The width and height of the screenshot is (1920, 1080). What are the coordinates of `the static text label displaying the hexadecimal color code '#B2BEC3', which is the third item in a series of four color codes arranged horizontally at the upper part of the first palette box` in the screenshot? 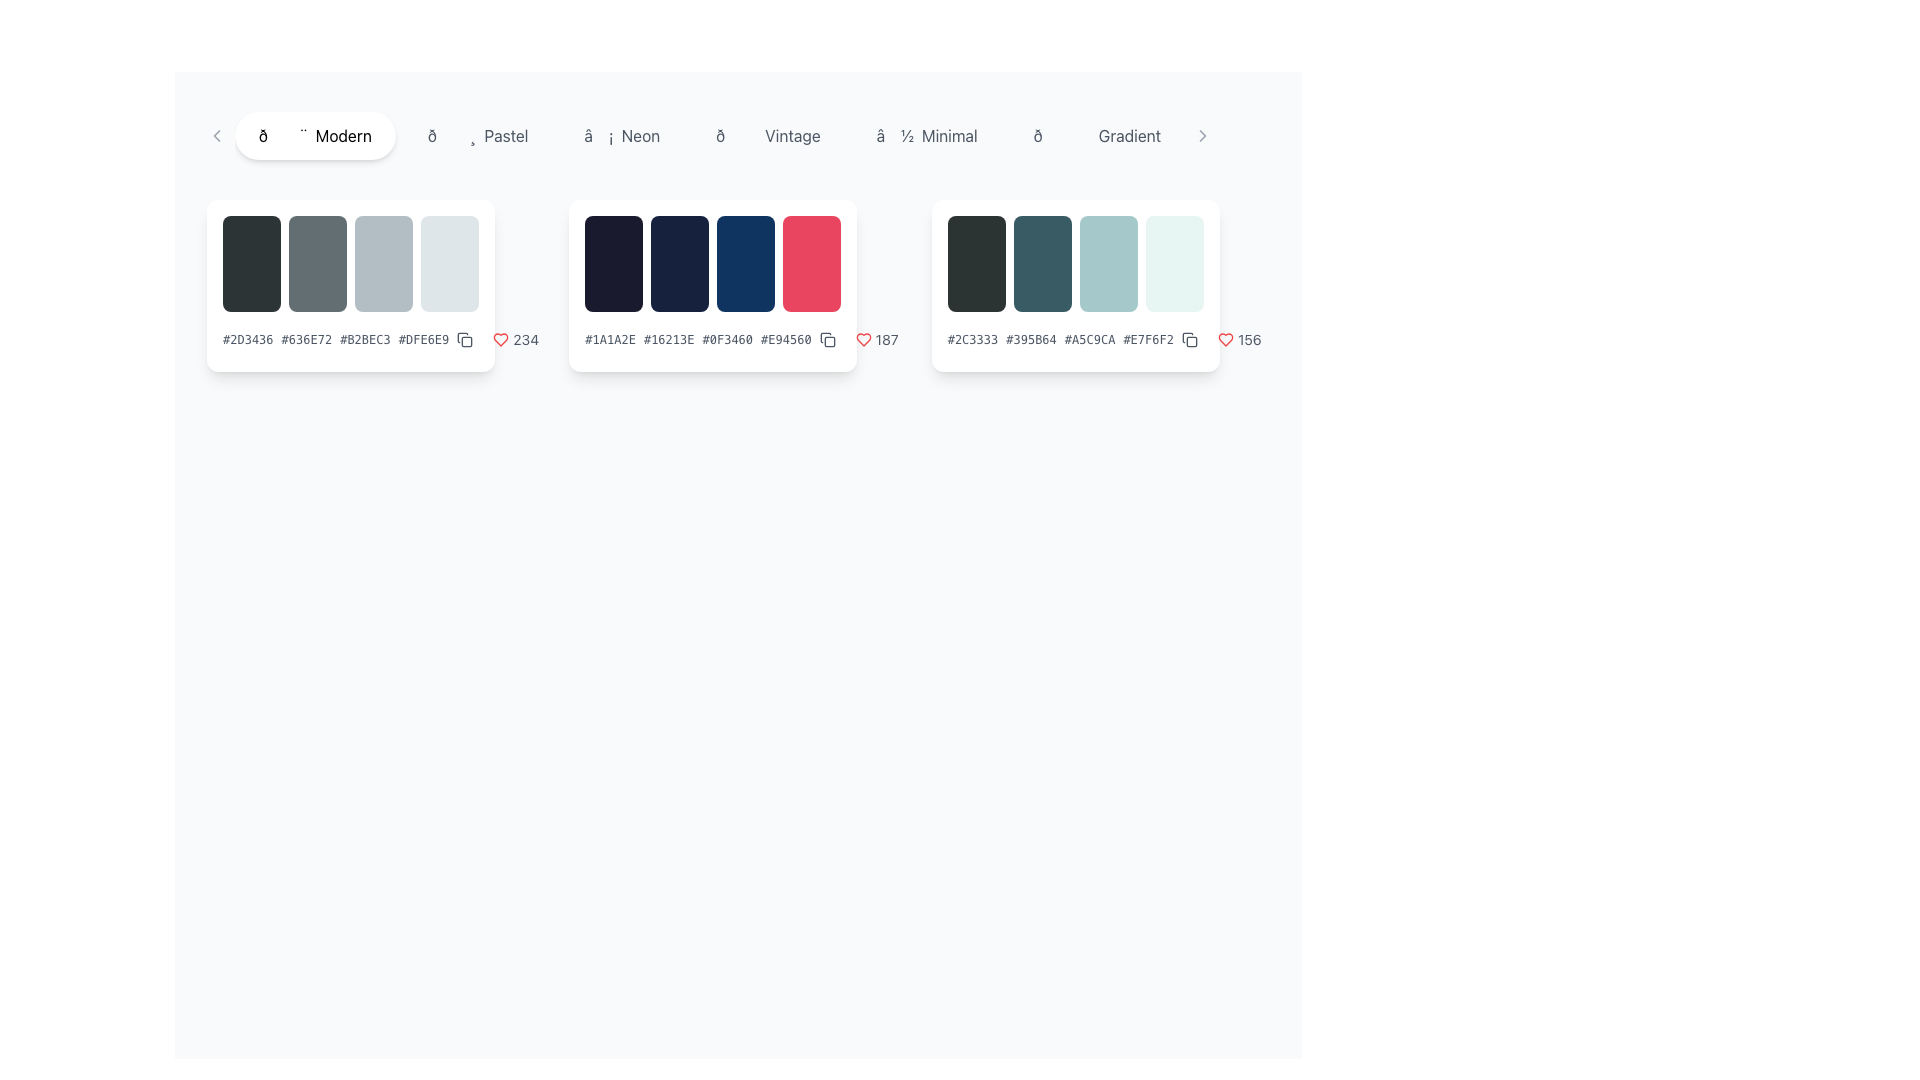 It's located at (365, 338).